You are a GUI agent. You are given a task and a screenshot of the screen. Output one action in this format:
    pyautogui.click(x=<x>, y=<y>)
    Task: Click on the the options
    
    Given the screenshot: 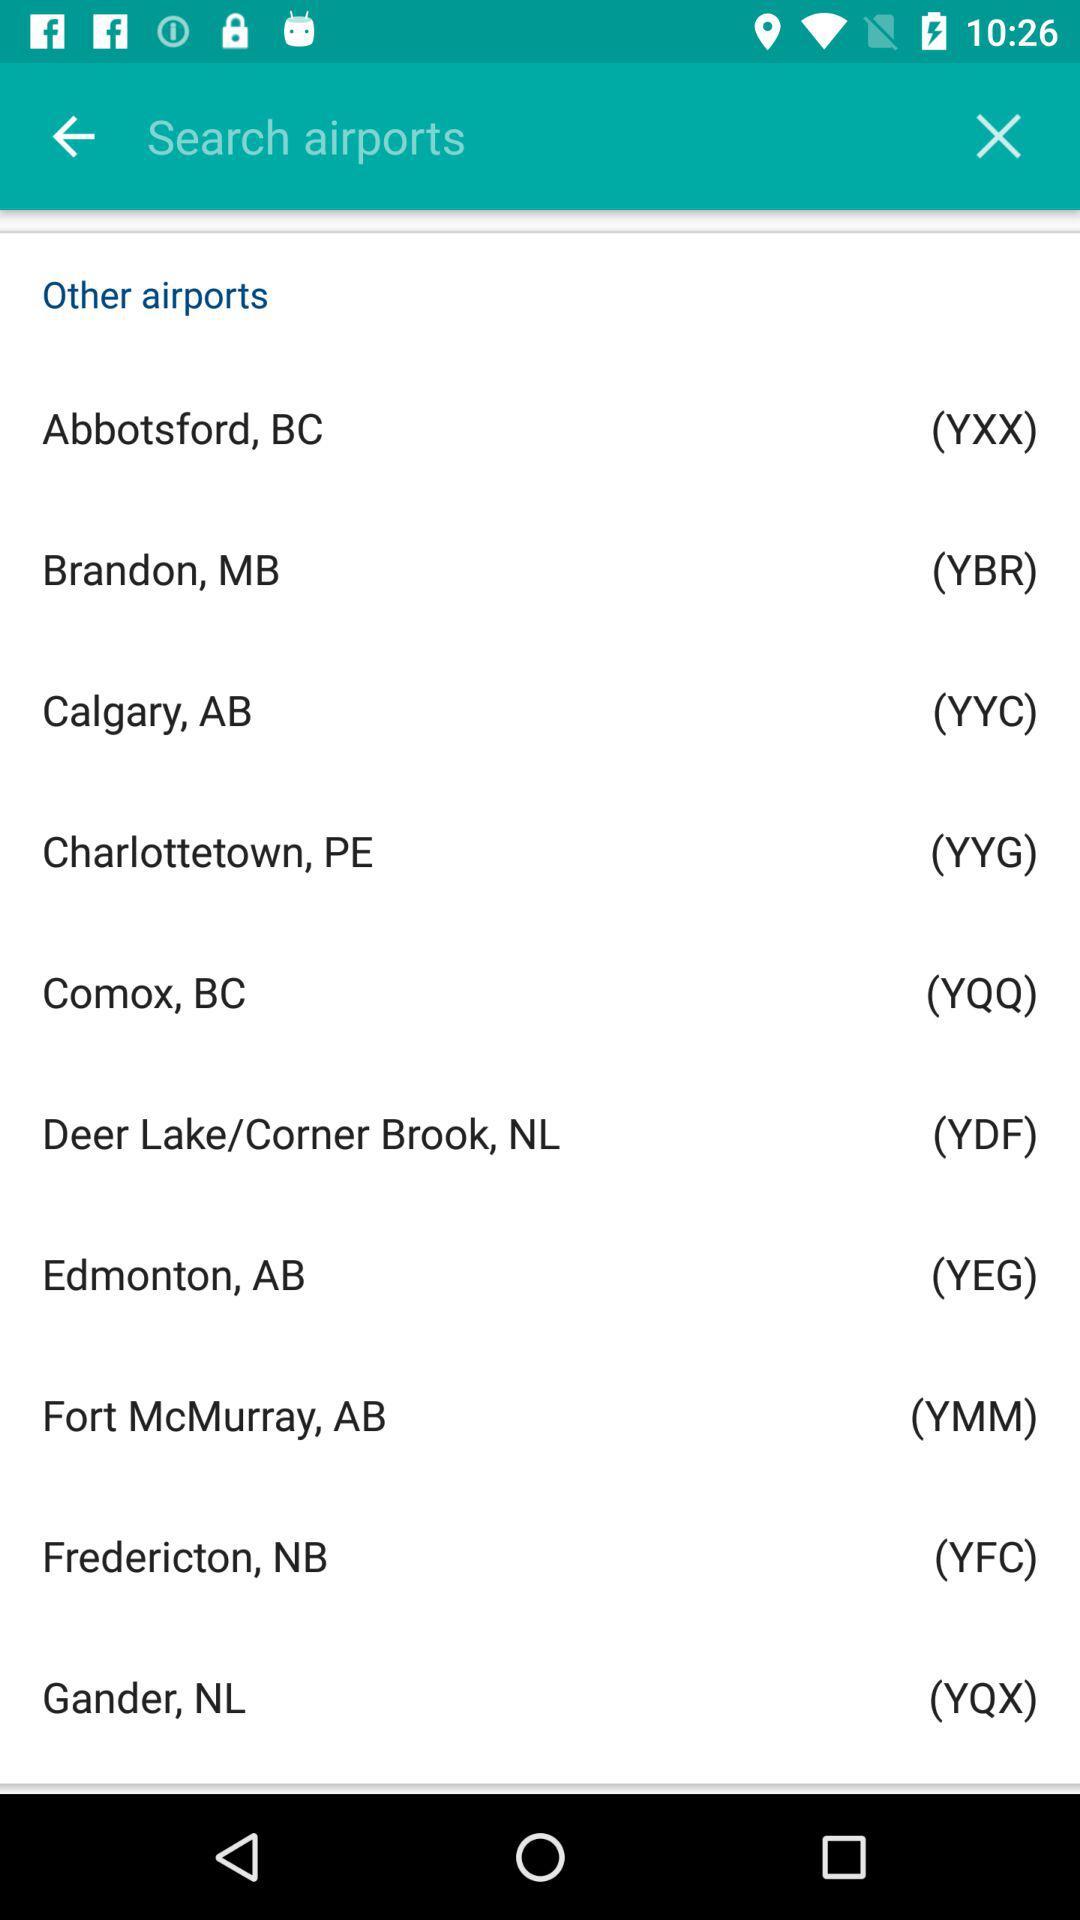 What is the action you would take?
    pyautogui.click(x=998, y=135)
    